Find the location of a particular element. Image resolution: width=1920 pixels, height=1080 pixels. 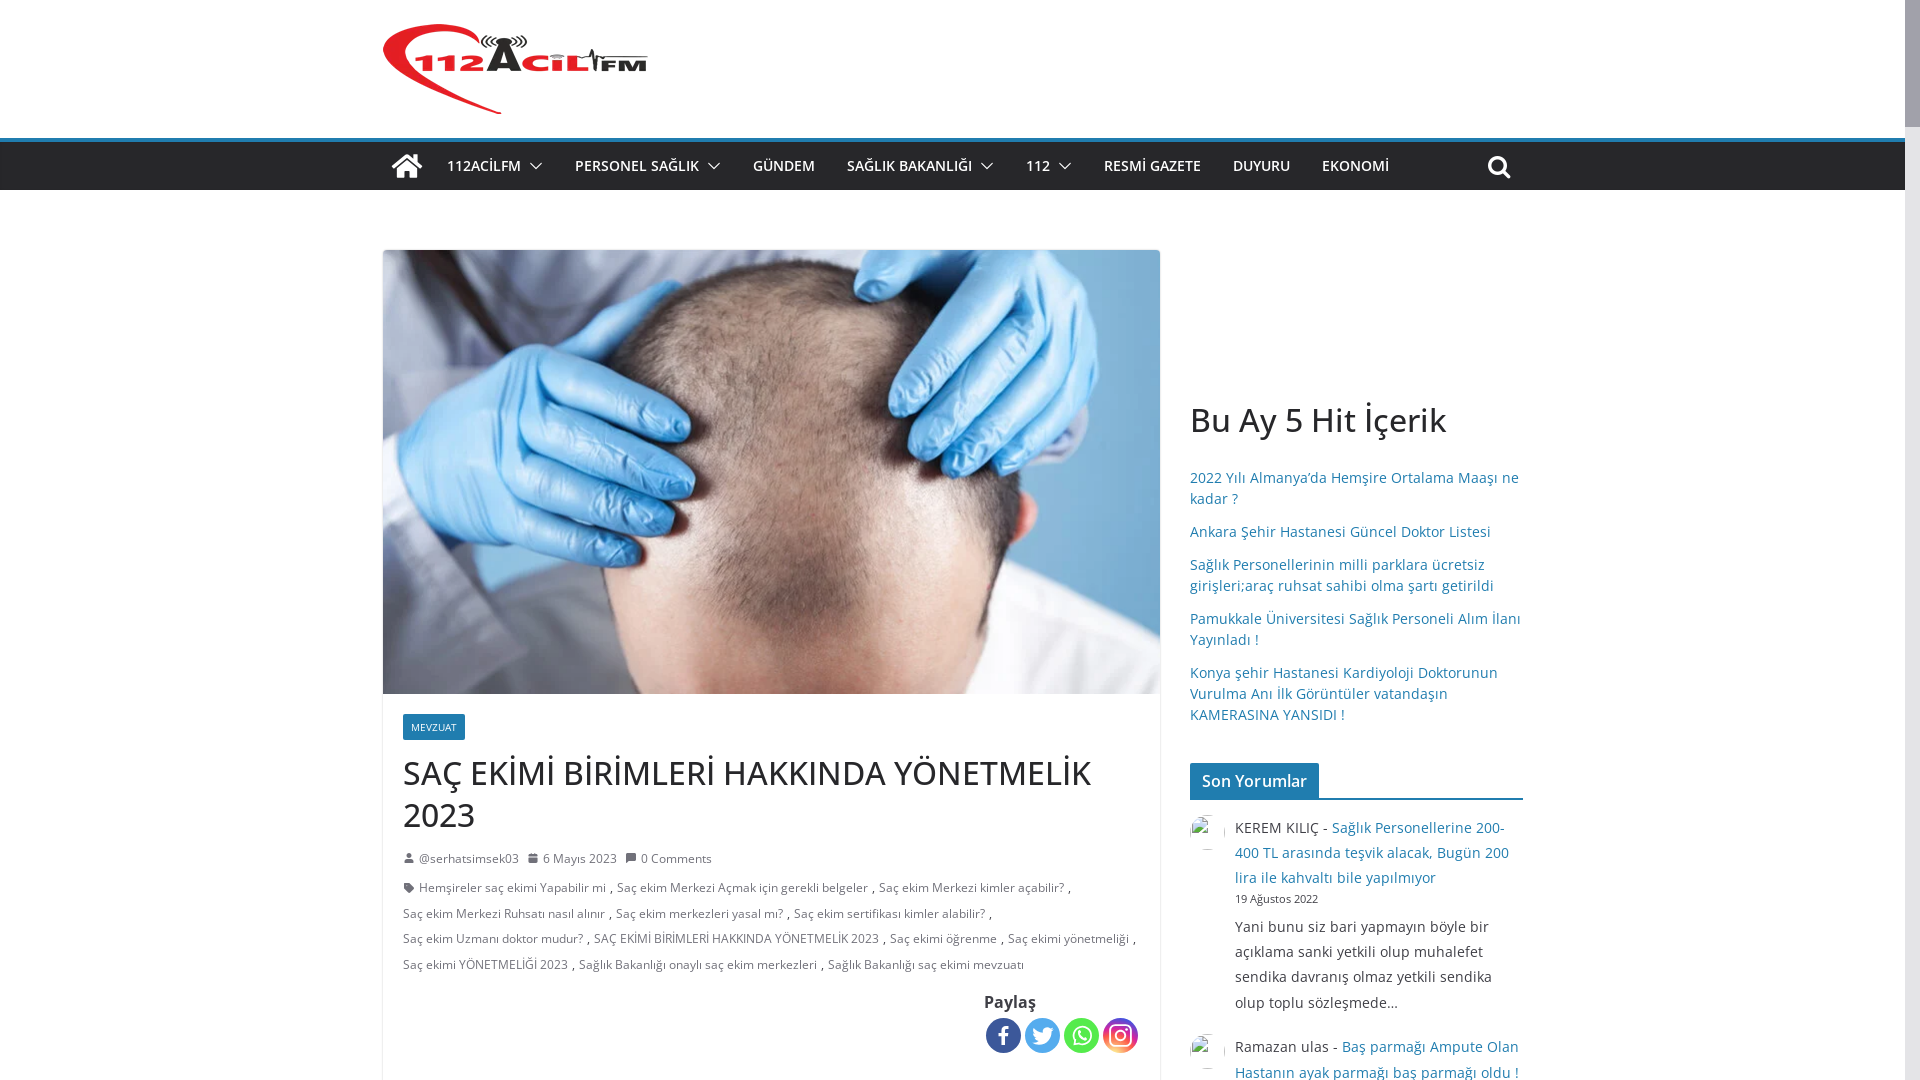

'Twitter' is located at coordinates (1040, 1035).